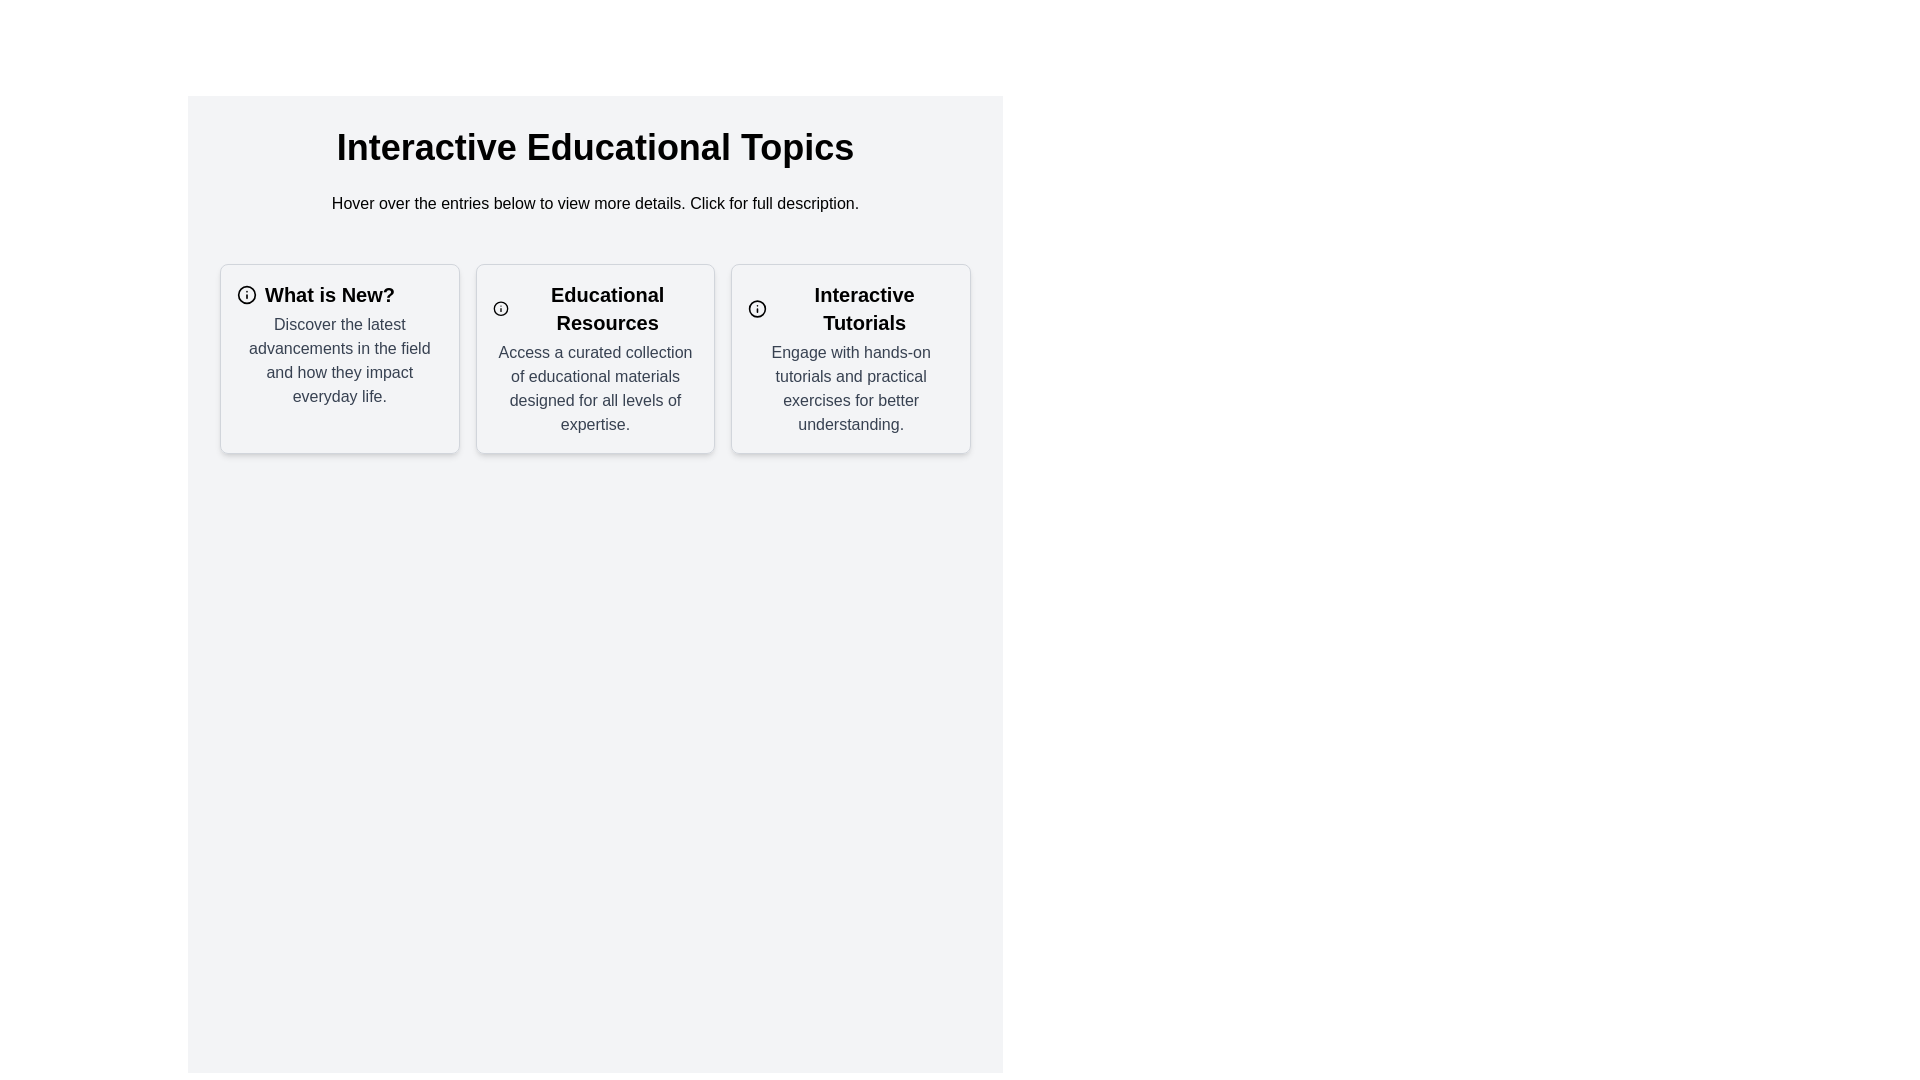  What do you see at coordinates (594, 357) in the screenshot?
I see `the card titled 'Educational Resources', which features a bold title and descriptive text, centrally located in a grid of three cards` at bounding box center [594, 357].